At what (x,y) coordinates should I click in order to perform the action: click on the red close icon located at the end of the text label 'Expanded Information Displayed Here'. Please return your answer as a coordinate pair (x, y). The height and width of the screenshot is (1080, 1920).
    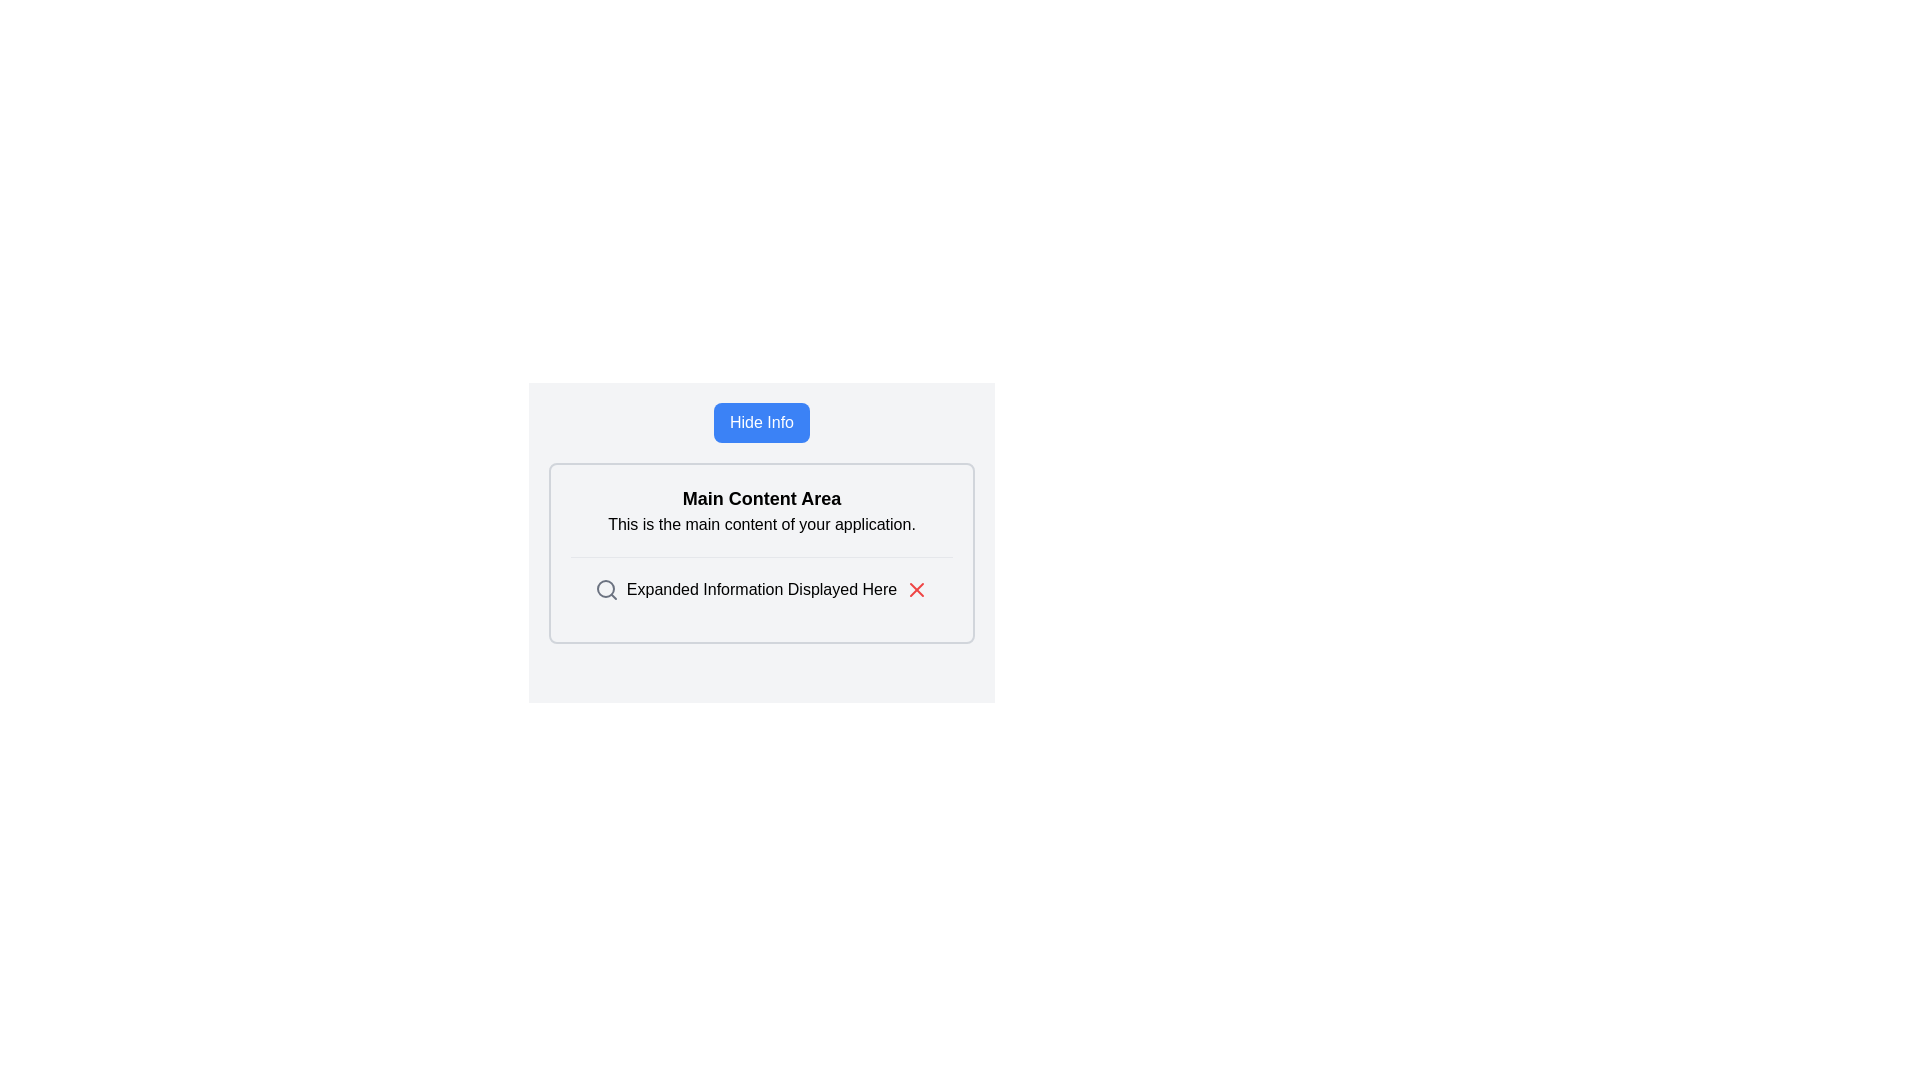
    Looking at the image, I should click on (915, 589).